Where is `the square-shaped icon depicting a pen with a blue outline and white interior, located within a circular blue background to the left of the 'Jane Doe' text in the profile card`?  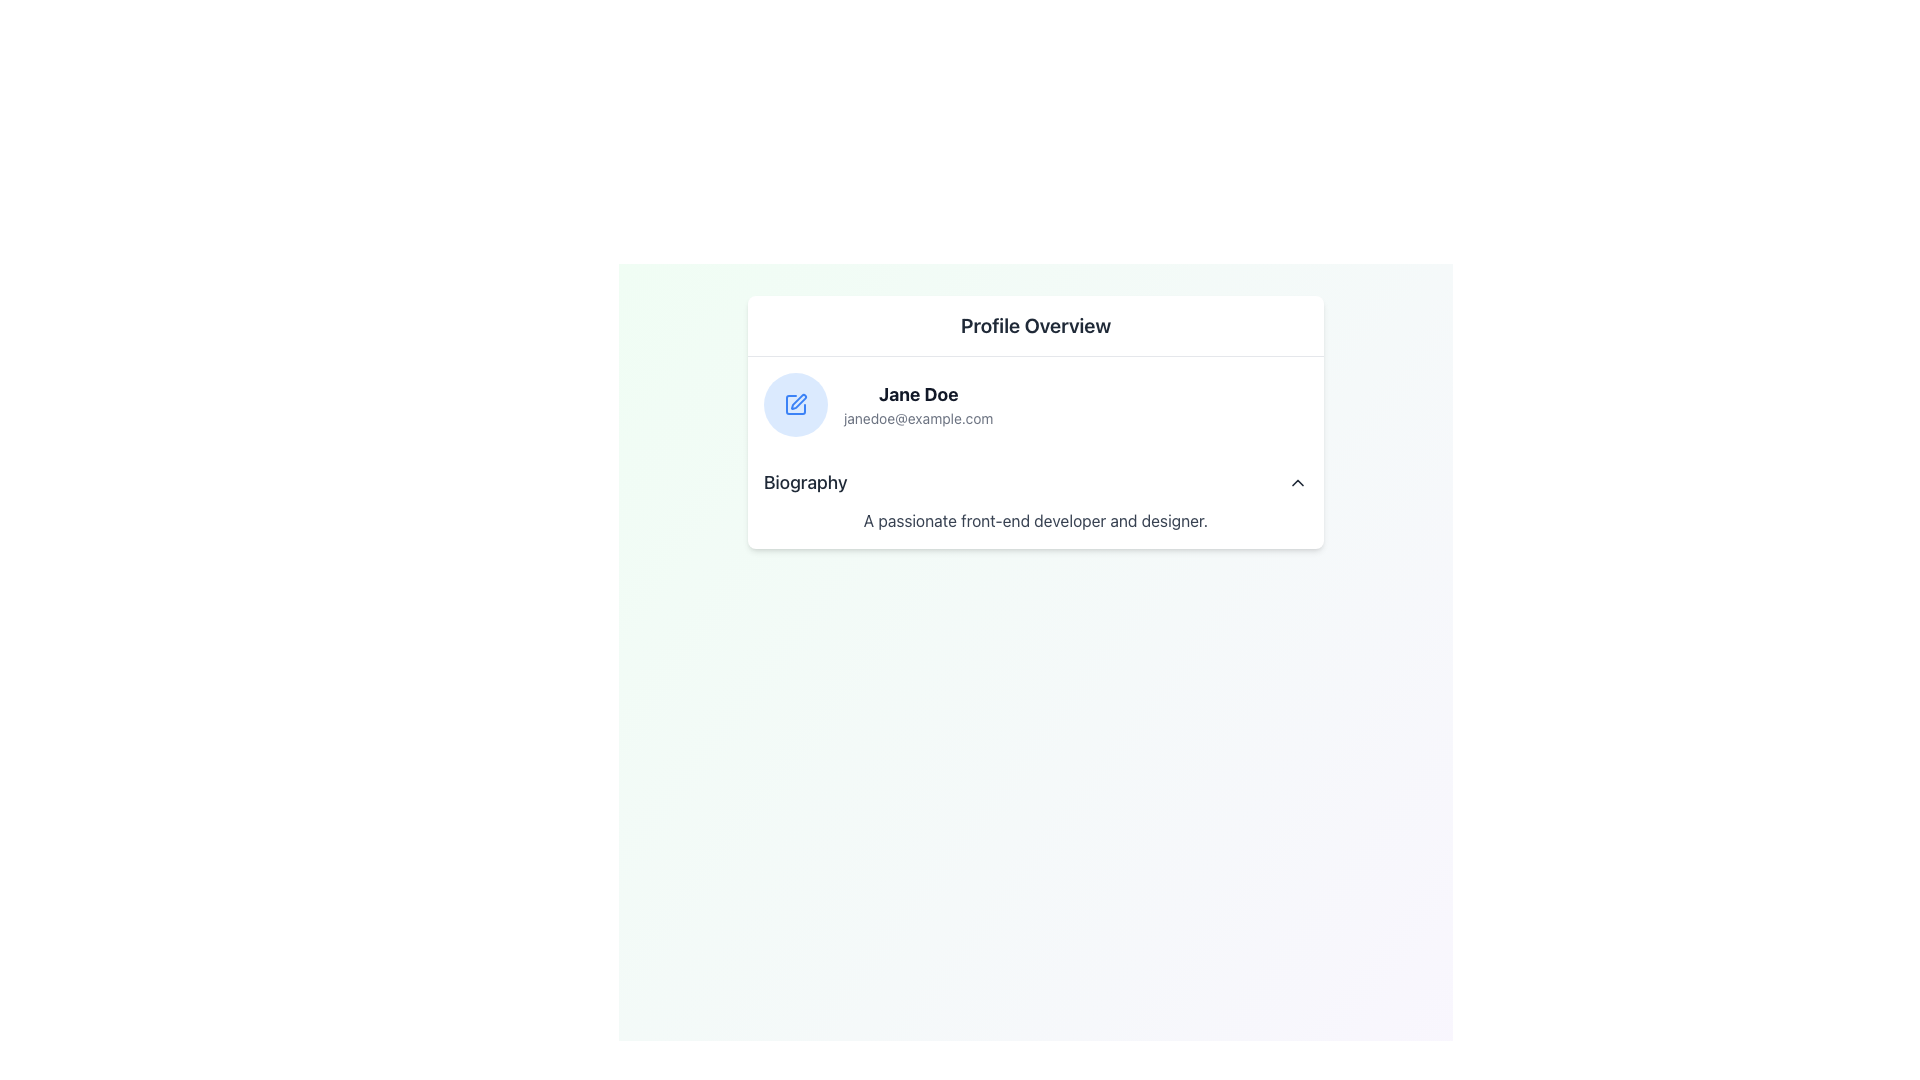
the square-shaped icon depicting a pen with a blue outline and white interior, located within a circular blue background to the left of the 'Jane Doe' text in the profile card is located at coordinates (795, 405).